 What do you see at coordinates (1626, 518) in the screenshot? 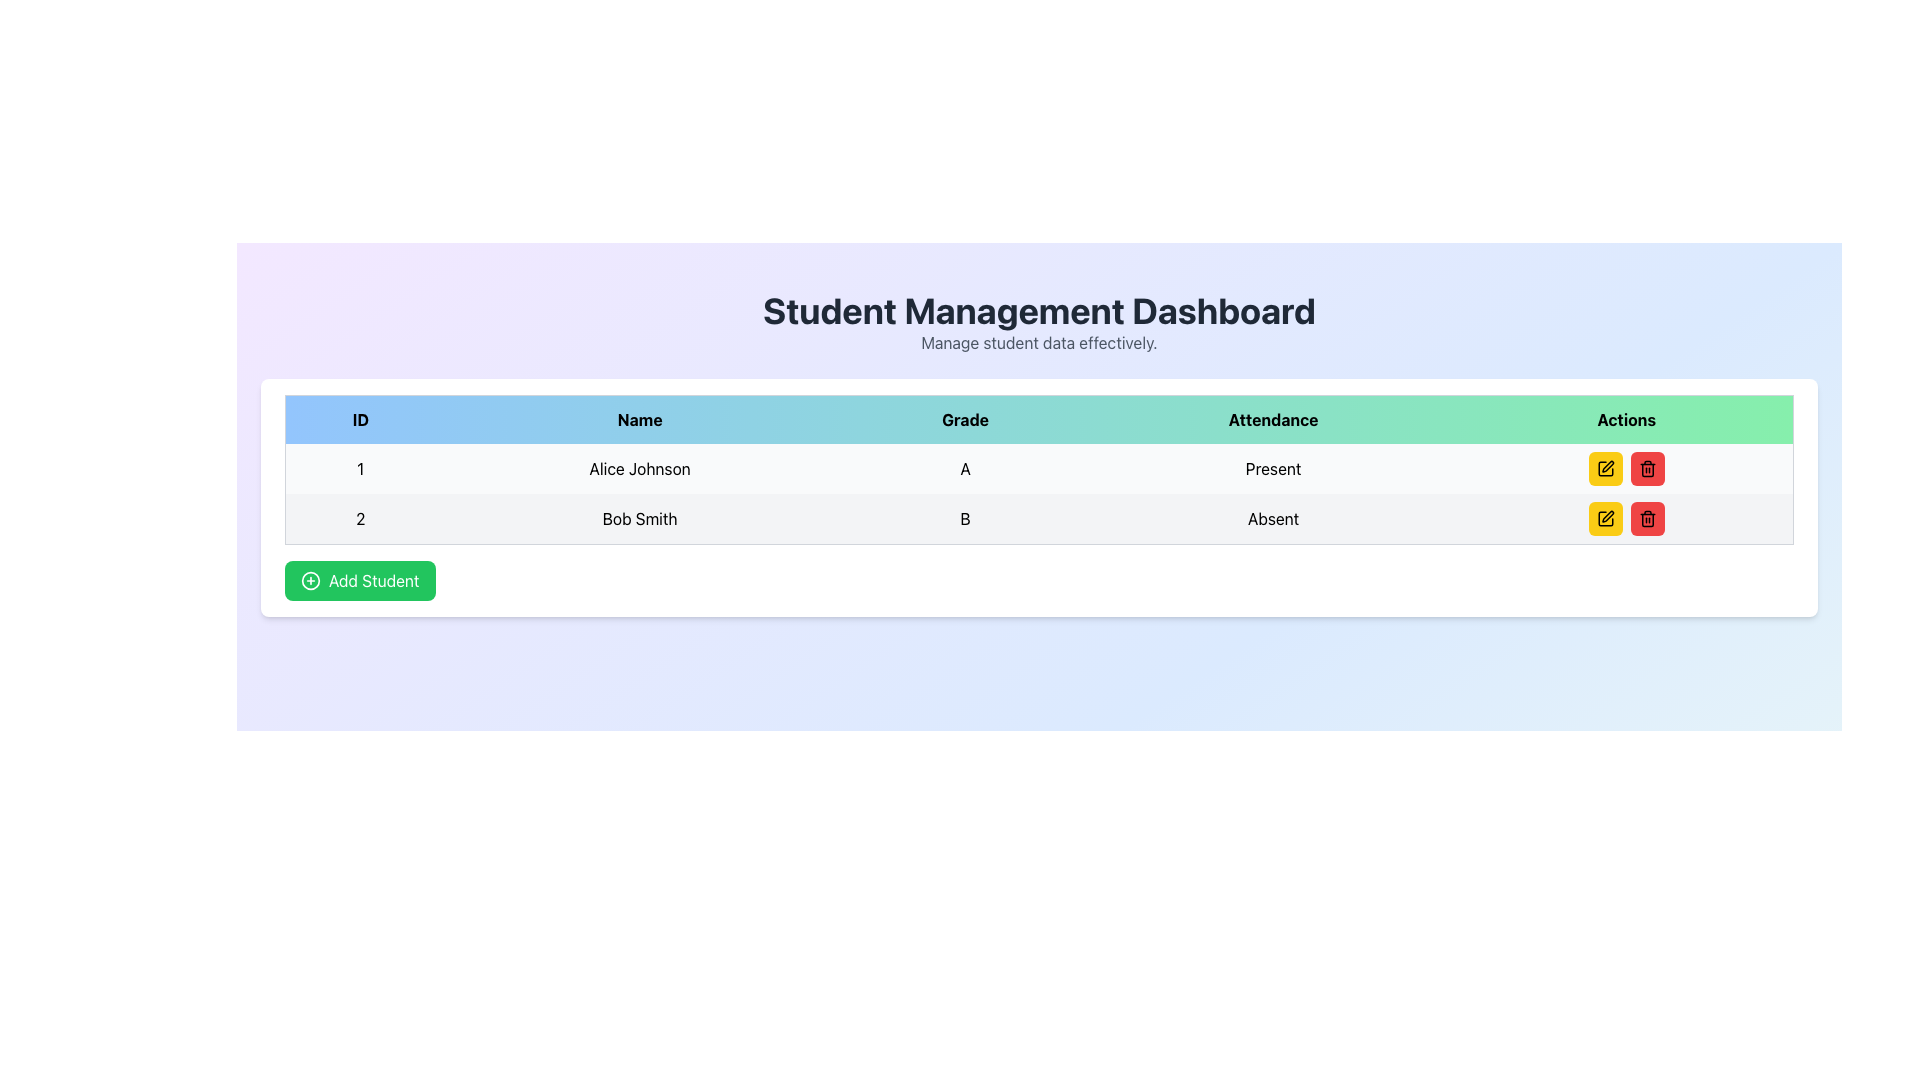
I see `the edit button, which is represented by a yellow background and a pen icon, located in the 'Actions' column for 'Bob Smith' with ID '2'` at bounding box center [1626, 518].